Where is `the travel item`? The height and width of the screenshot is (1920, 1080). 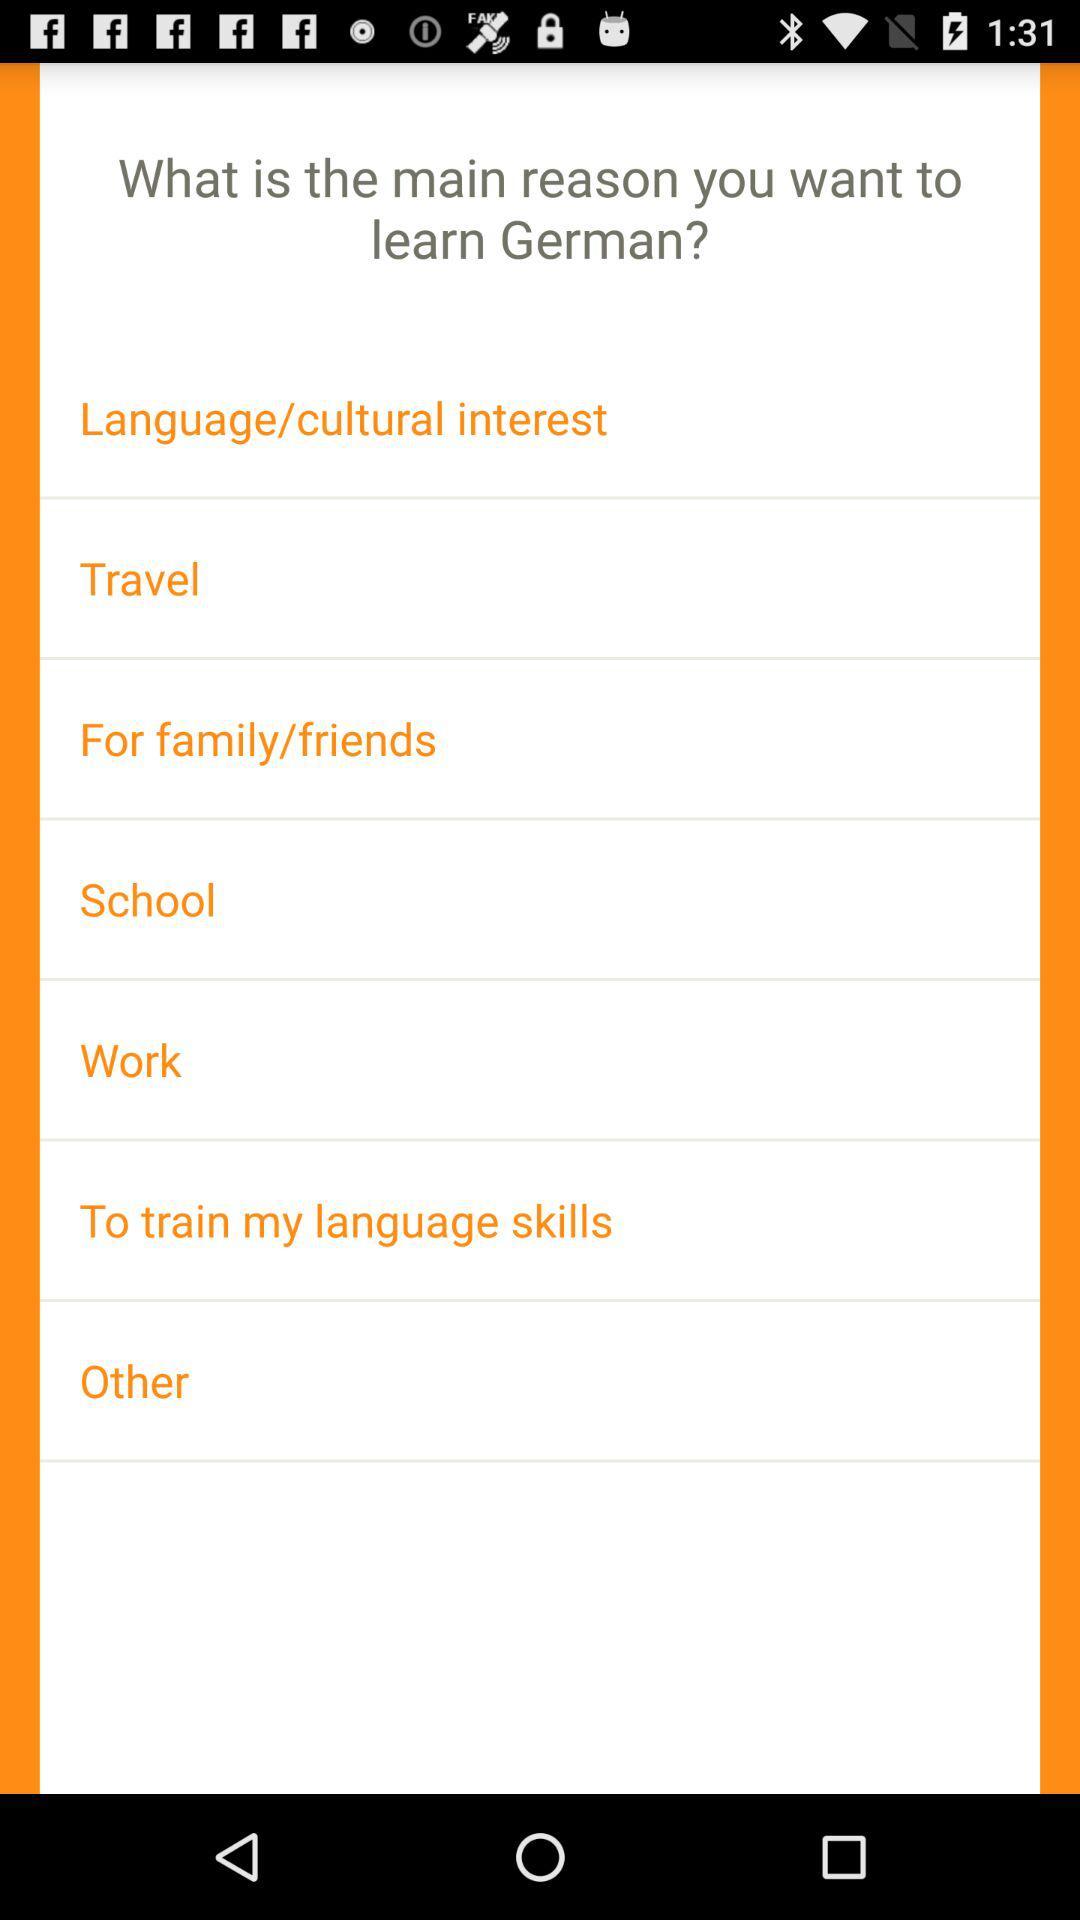 the travel item is located at coordinates (540, 577).